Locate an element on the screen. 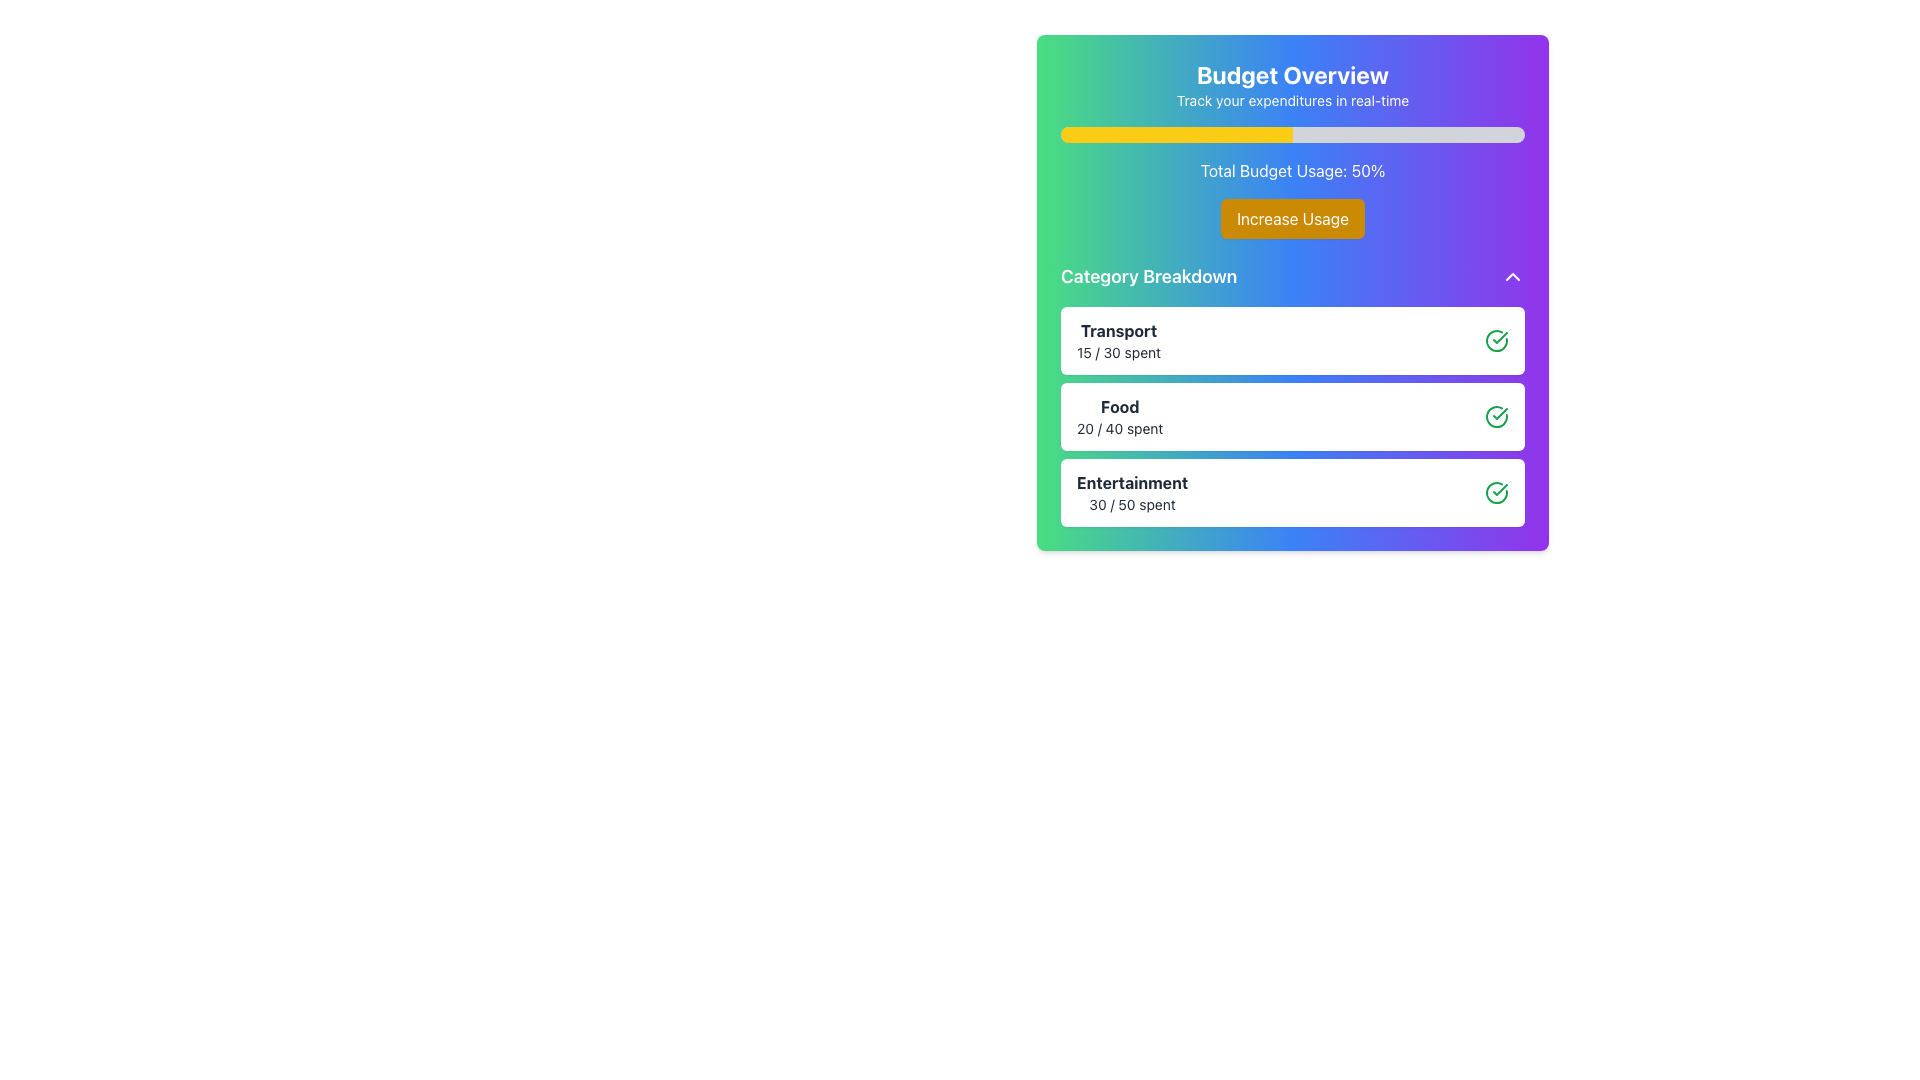 This screenshot has height=1080, width=1920. the yellow progress indicator that represents 50% completion within the horizontal progress bar located underneath the 'Track your expenditures in real-time' text is located at coordinates (1176, 135).